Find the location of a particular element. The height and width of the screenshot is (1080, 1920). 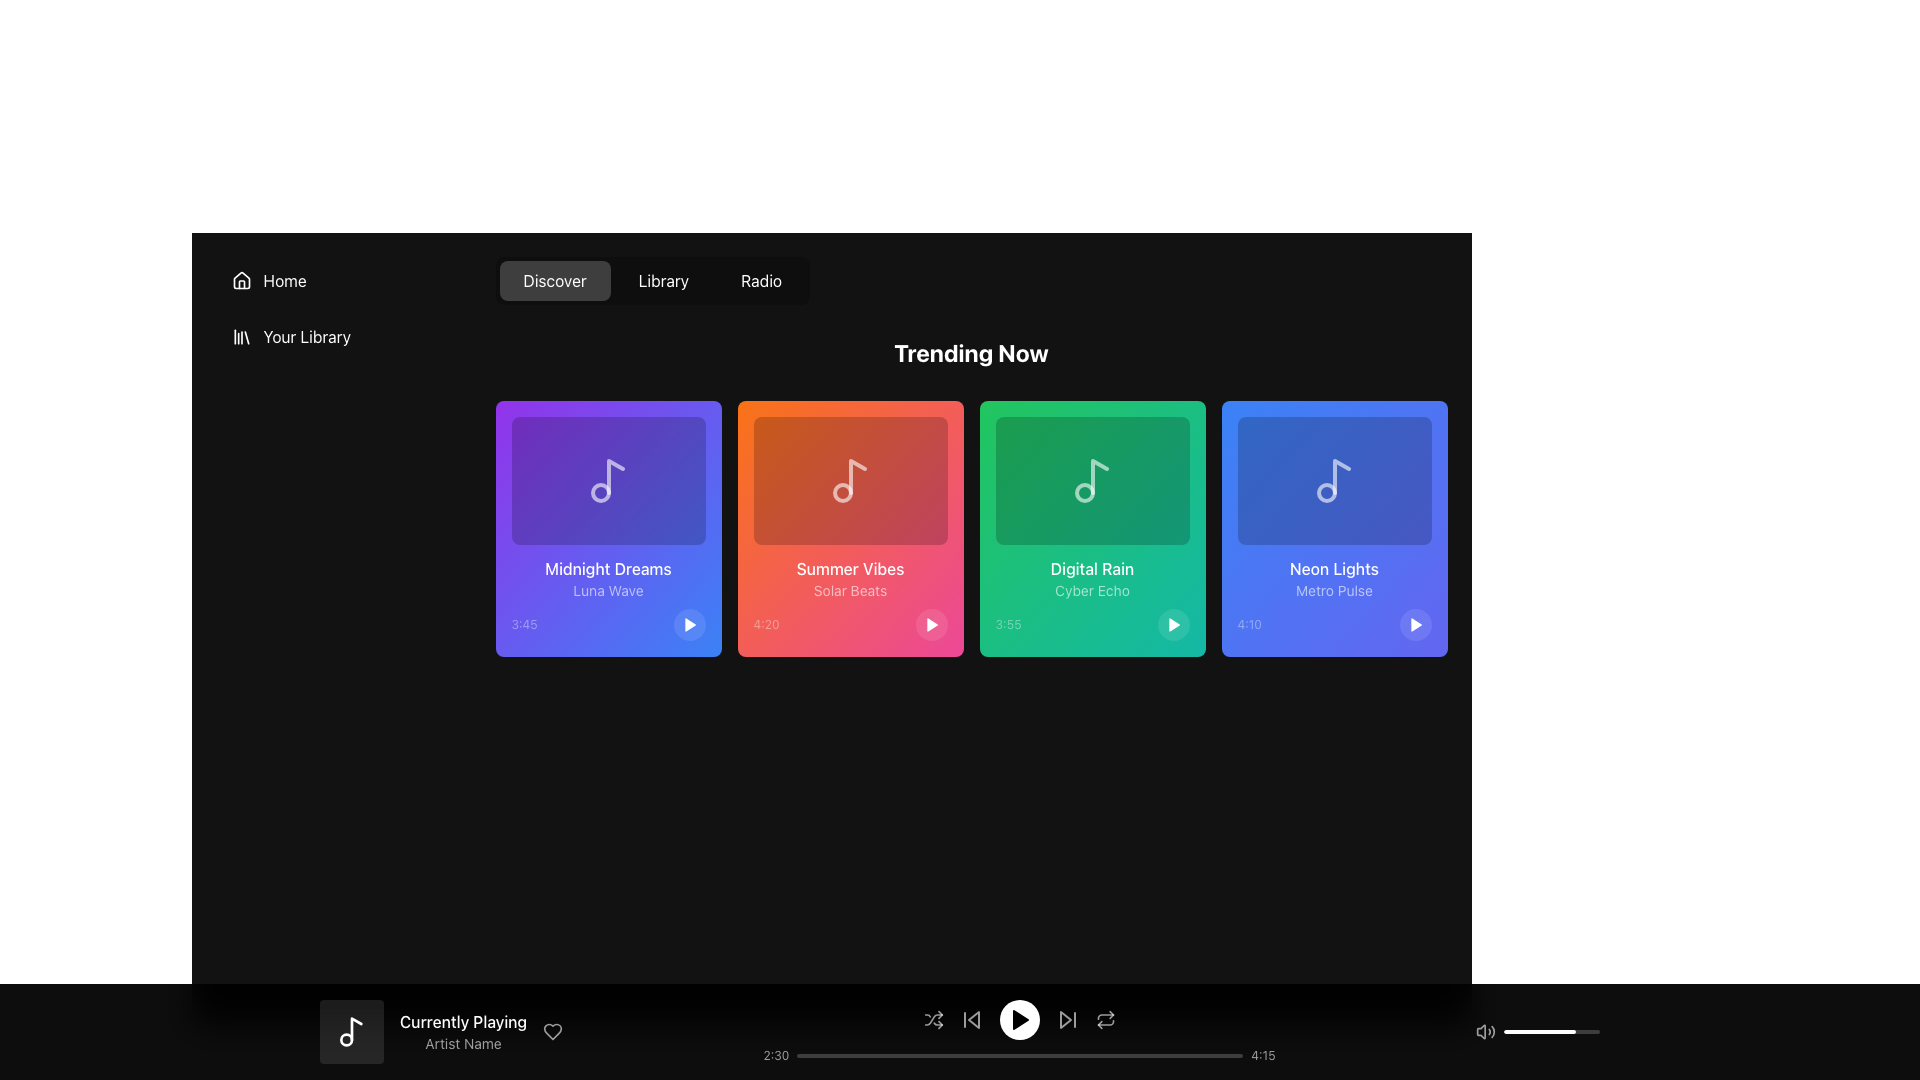

the state change of the active song icon, which is a visual identifier located within the musical note icon, positioned above the bottom bar and to the left of the 'Currently Playing' label is located at coordinates (356, 1029).